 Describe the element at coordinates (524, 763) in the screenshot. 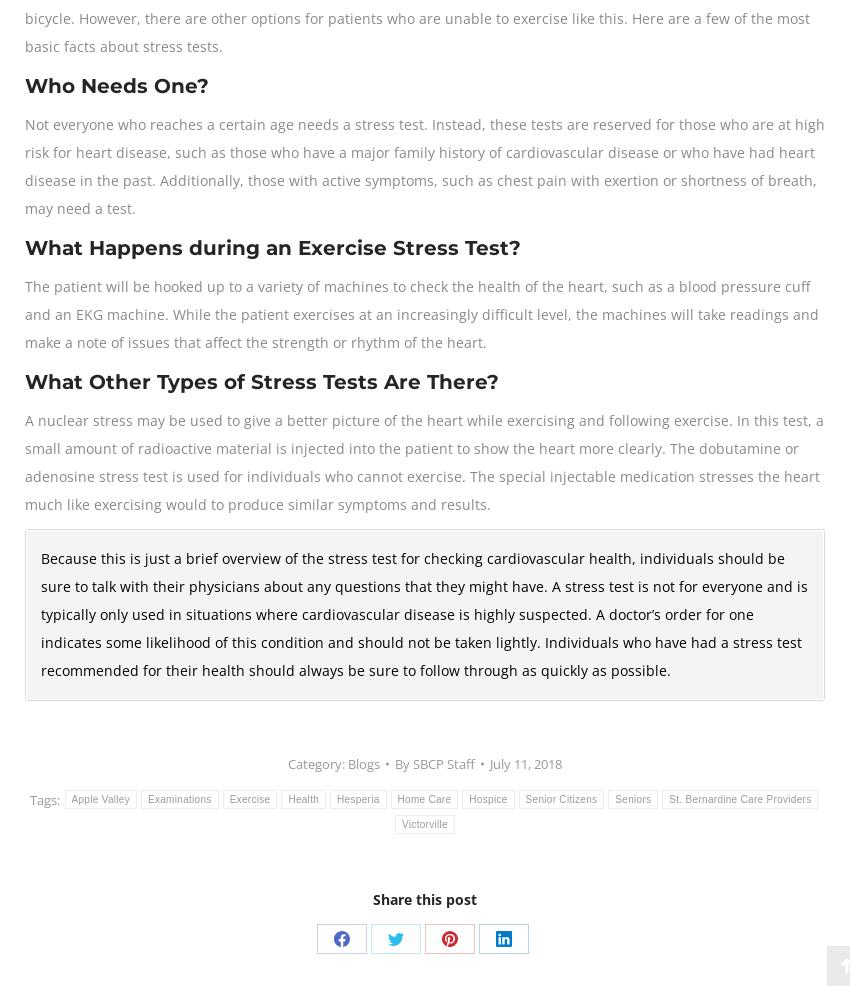

I see `'July 11, 2018'` at that location.